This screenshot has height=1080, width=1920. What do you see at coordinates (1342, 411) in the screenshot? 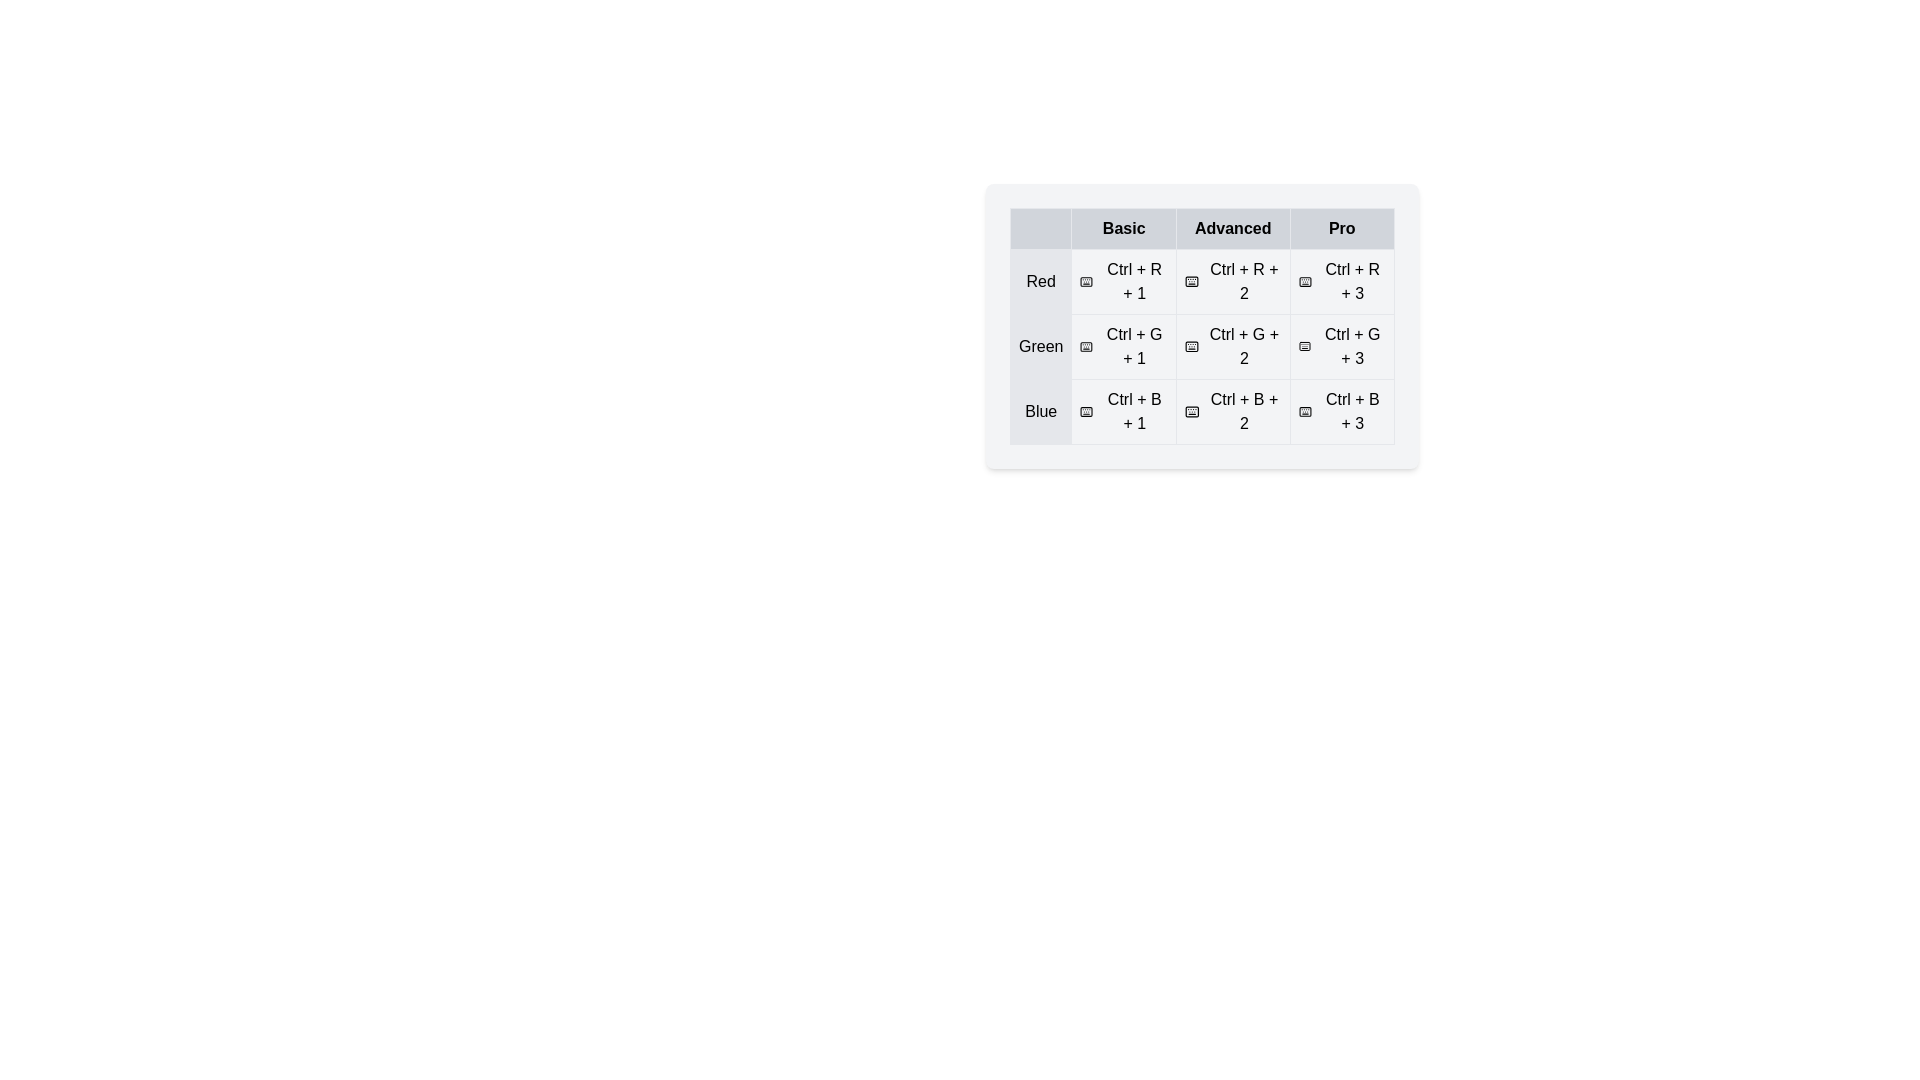
I see `text displayed in the keyboard shortcut label located in the bottom-right cell of the grid structure, which provides information about a specific shortcut combination for users` at bounding box center [1342, 411].